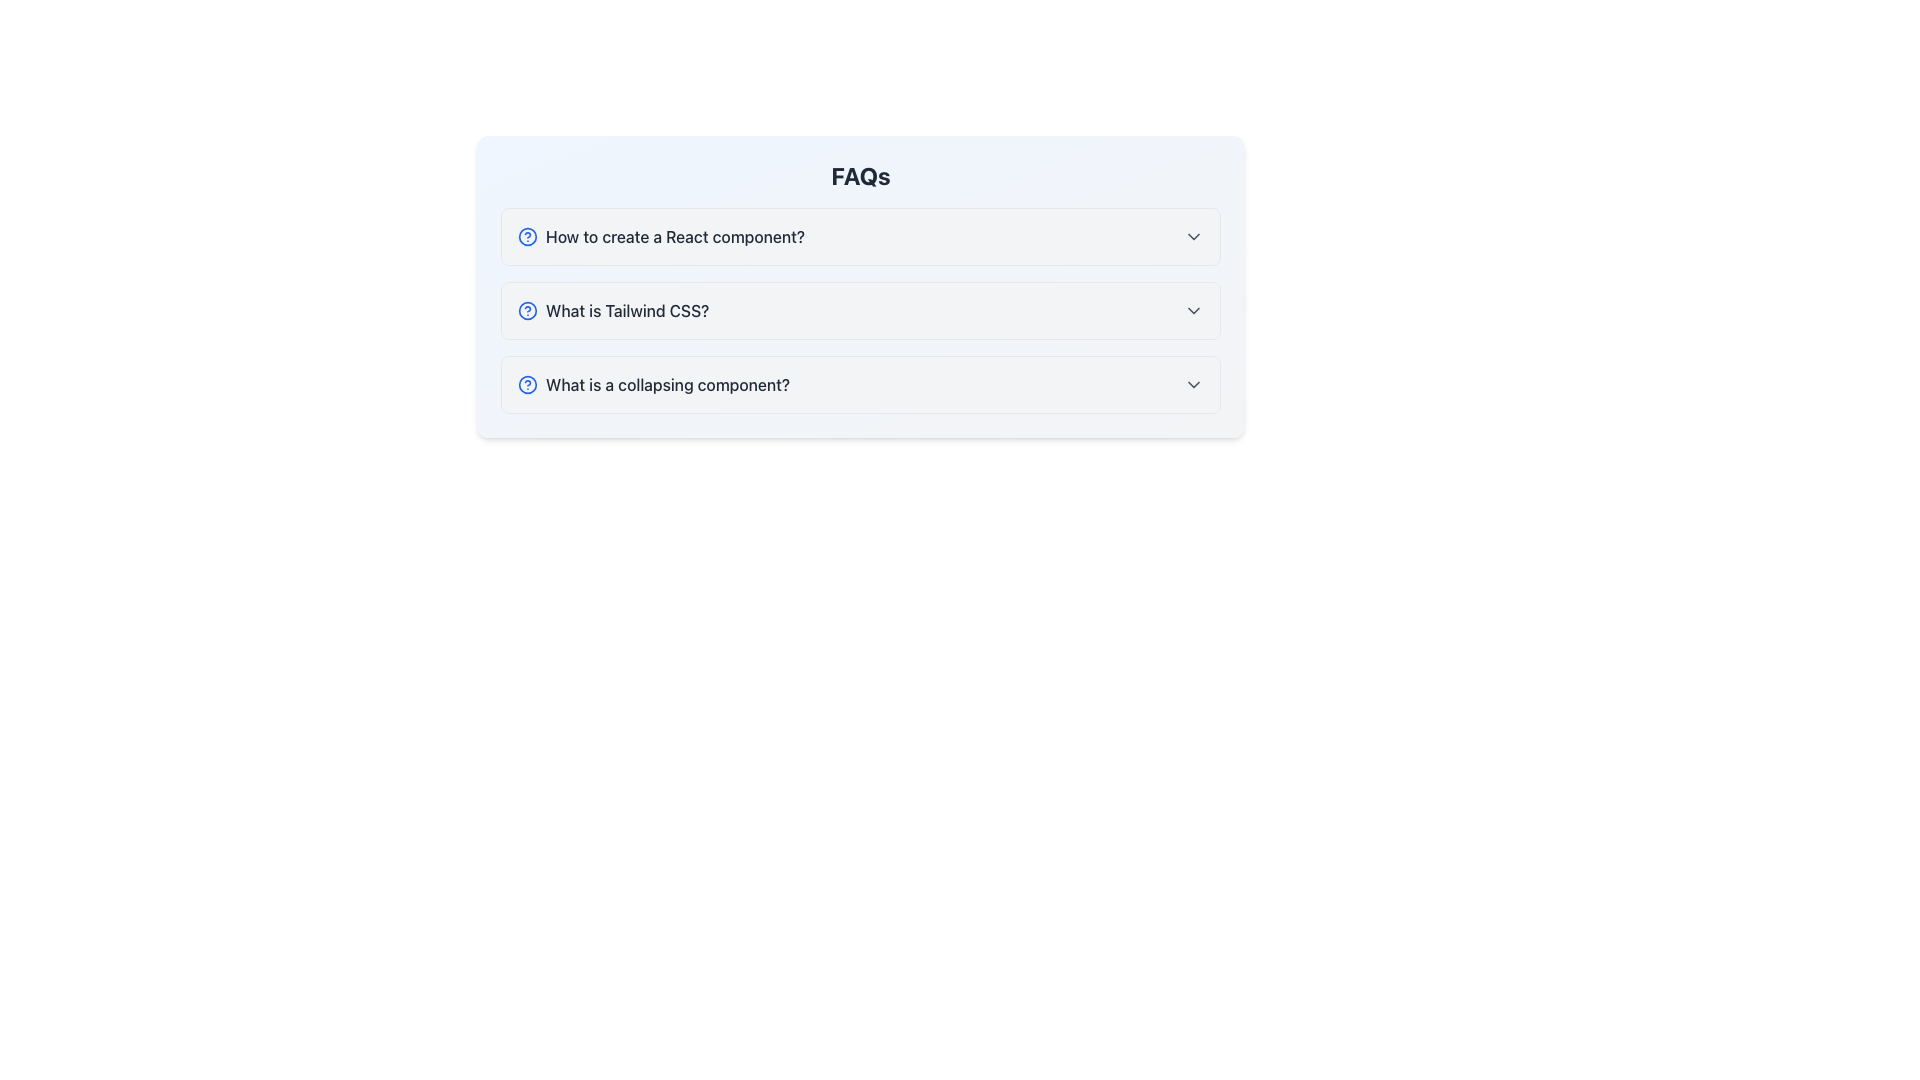 This screenshot has width=1920, height=1080. Describe the element at coordinates (860, 311) in the screenshot. I see `the second Collapsible list item displaying the question 'What is Tailwind CSS?'` at that location.